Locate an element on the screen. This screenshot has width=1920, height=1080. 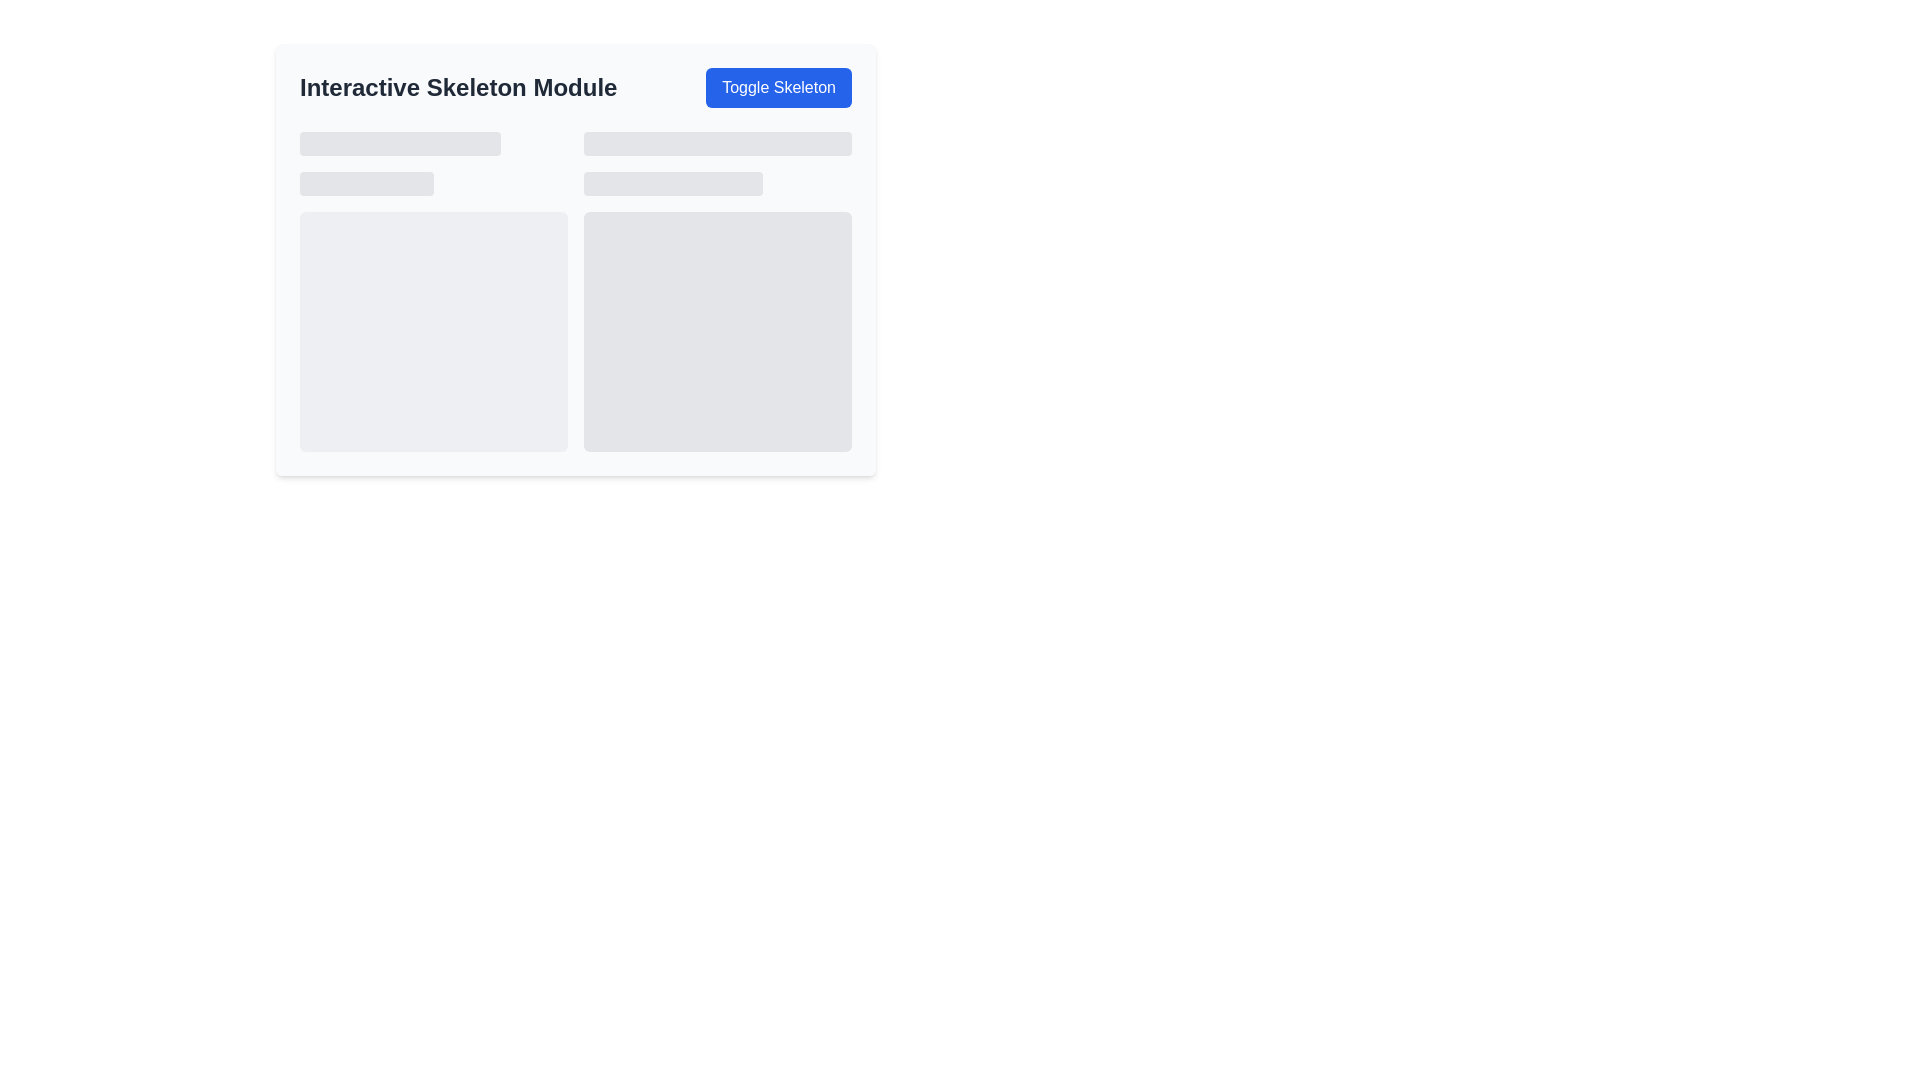
the button that toggles the visibility of the skeleton UI component in the upper-right corner of the 'Interactive Skeleton Module' to observe style changes is located at coordinates (778, 87).